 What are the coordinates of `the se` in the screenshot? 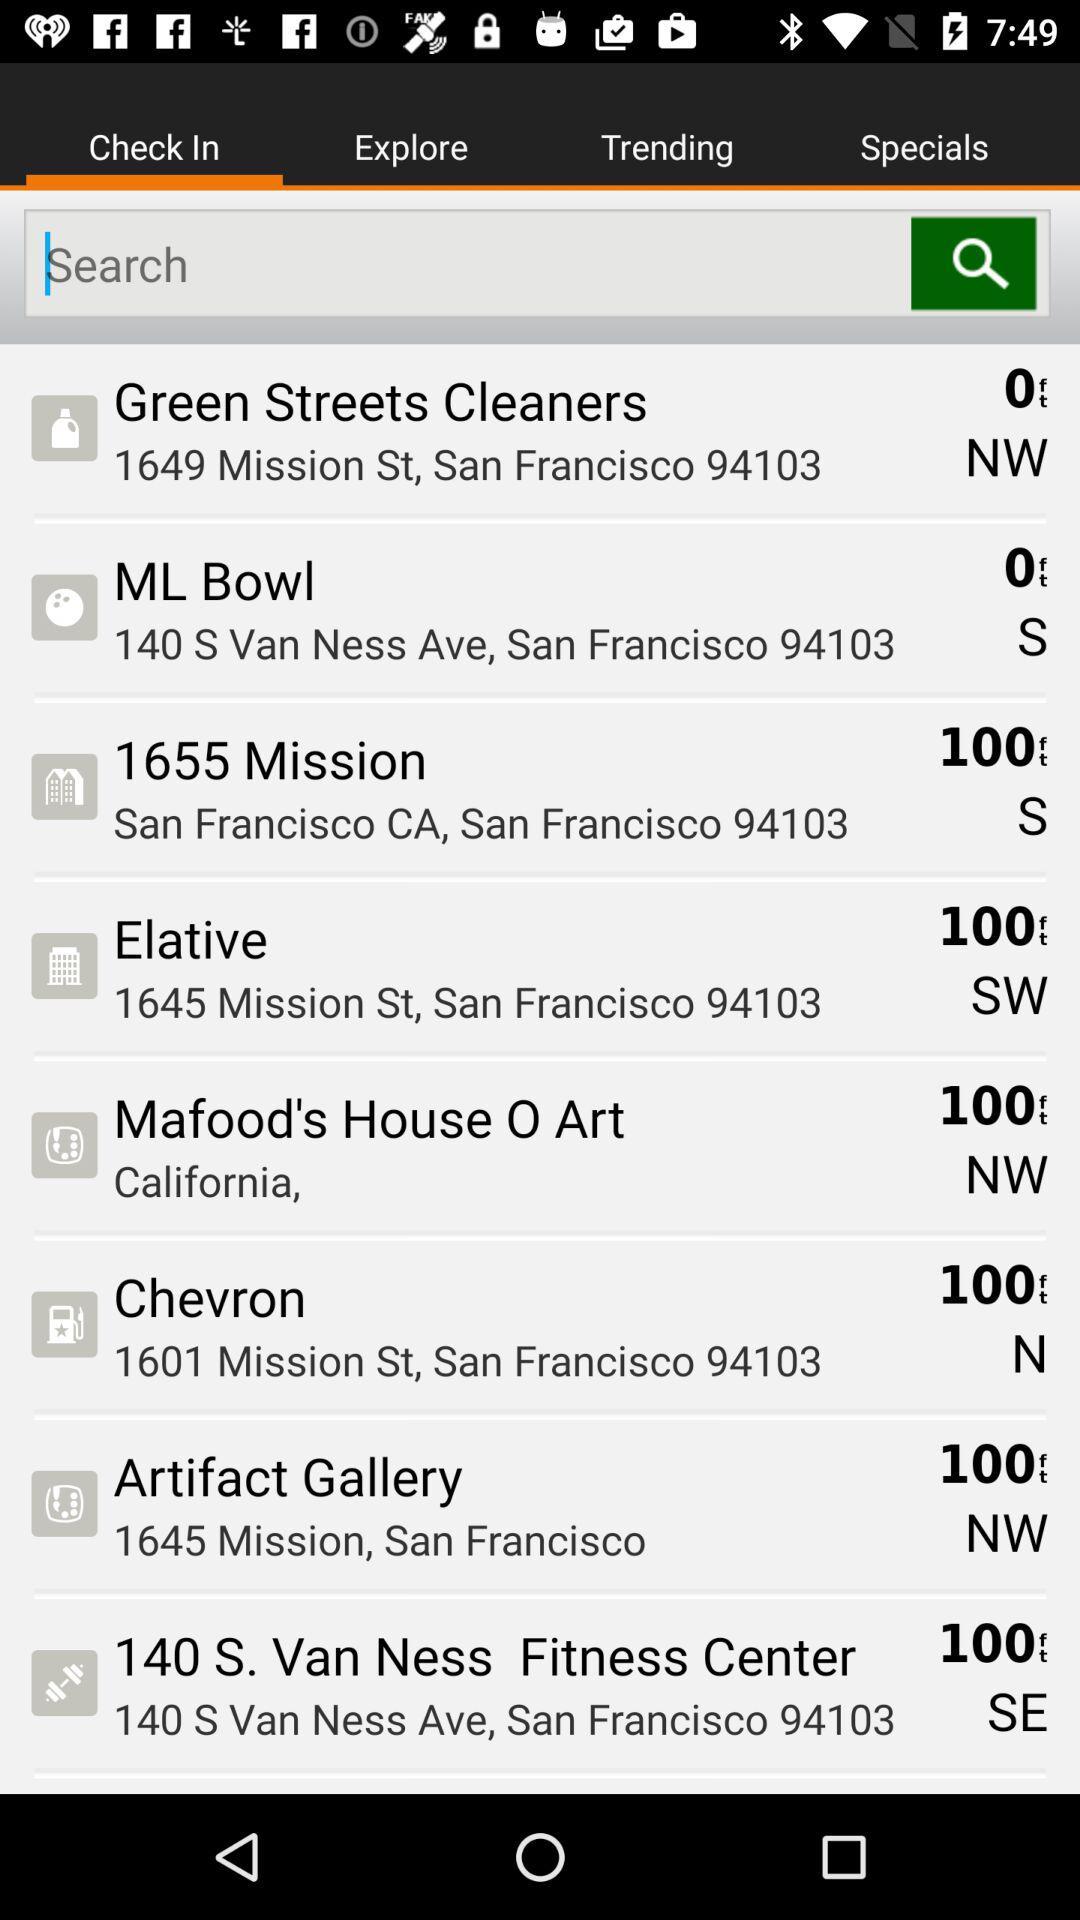 It's located at (1017, 1709).